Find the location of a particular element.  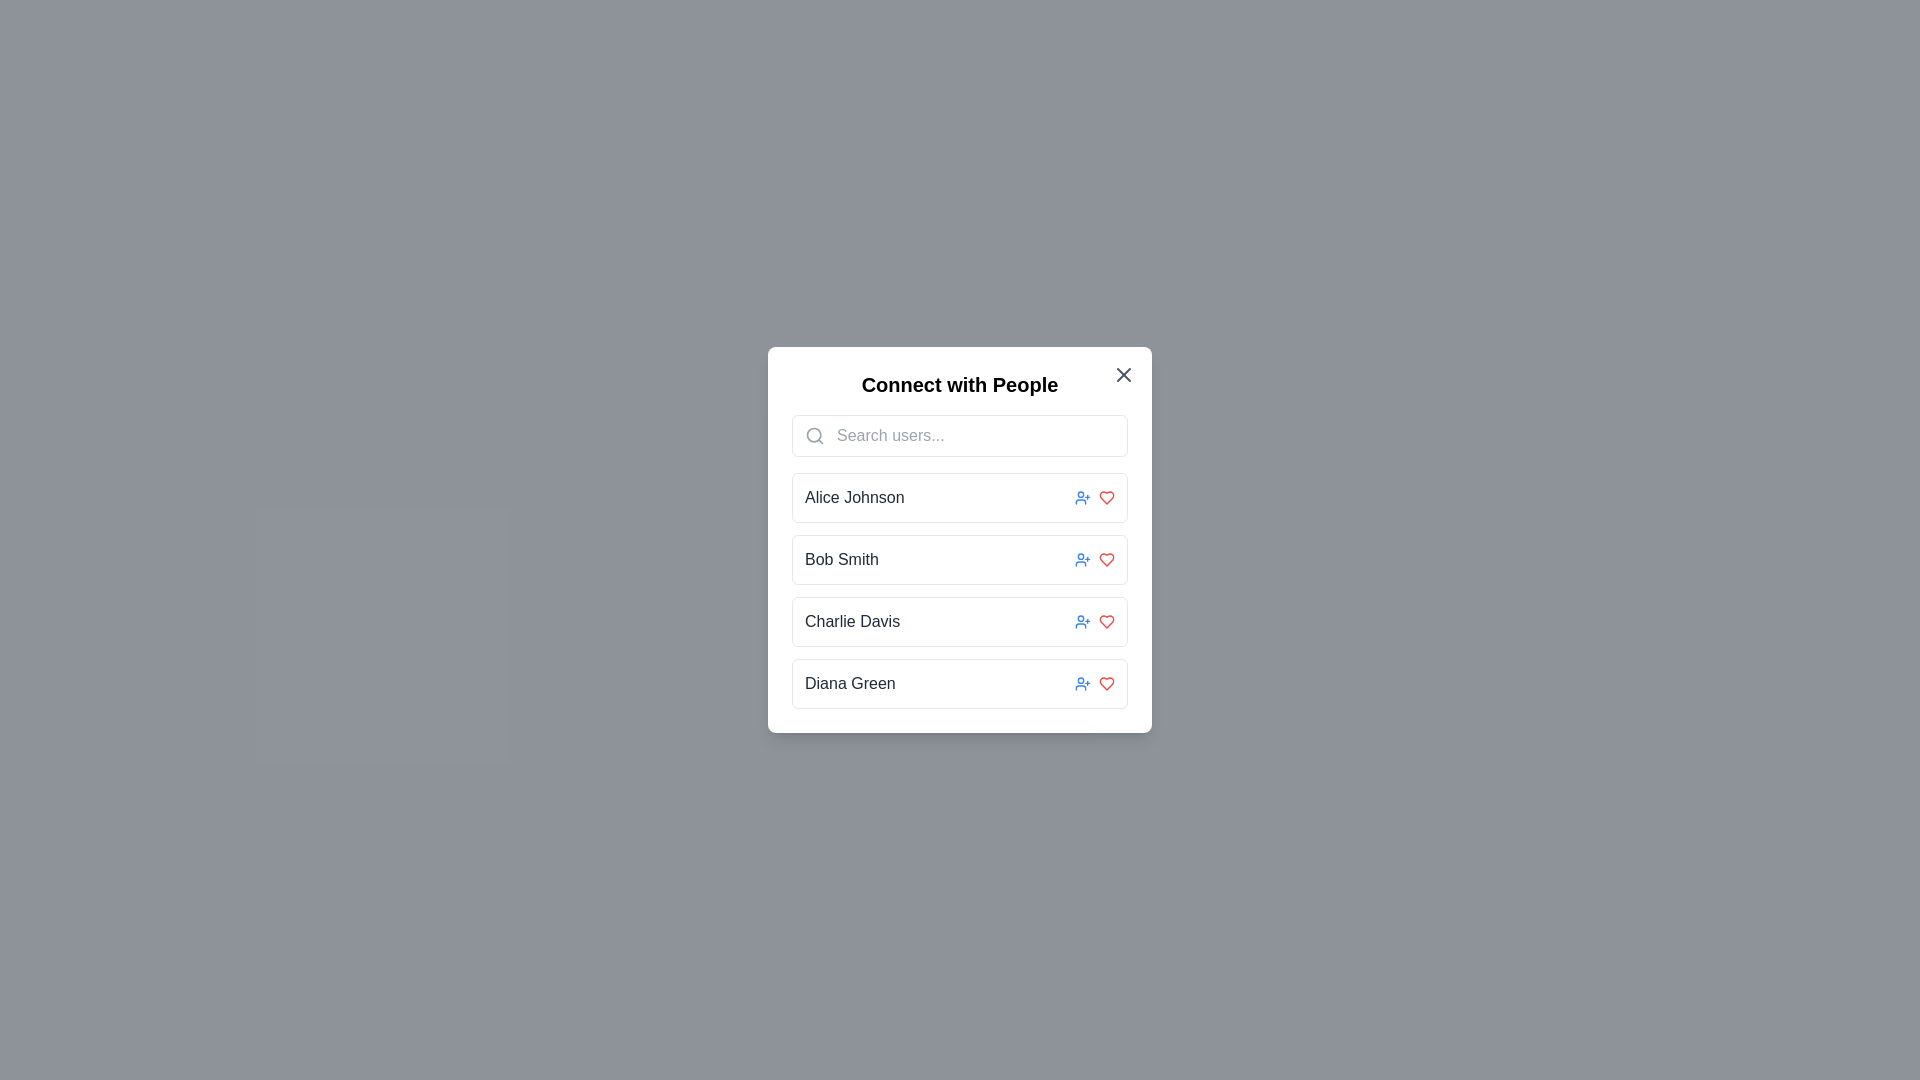

the text label displaying 'Diana Green', which represents a user in the list under 'Connect with People' is located at coordinates (850, 682).